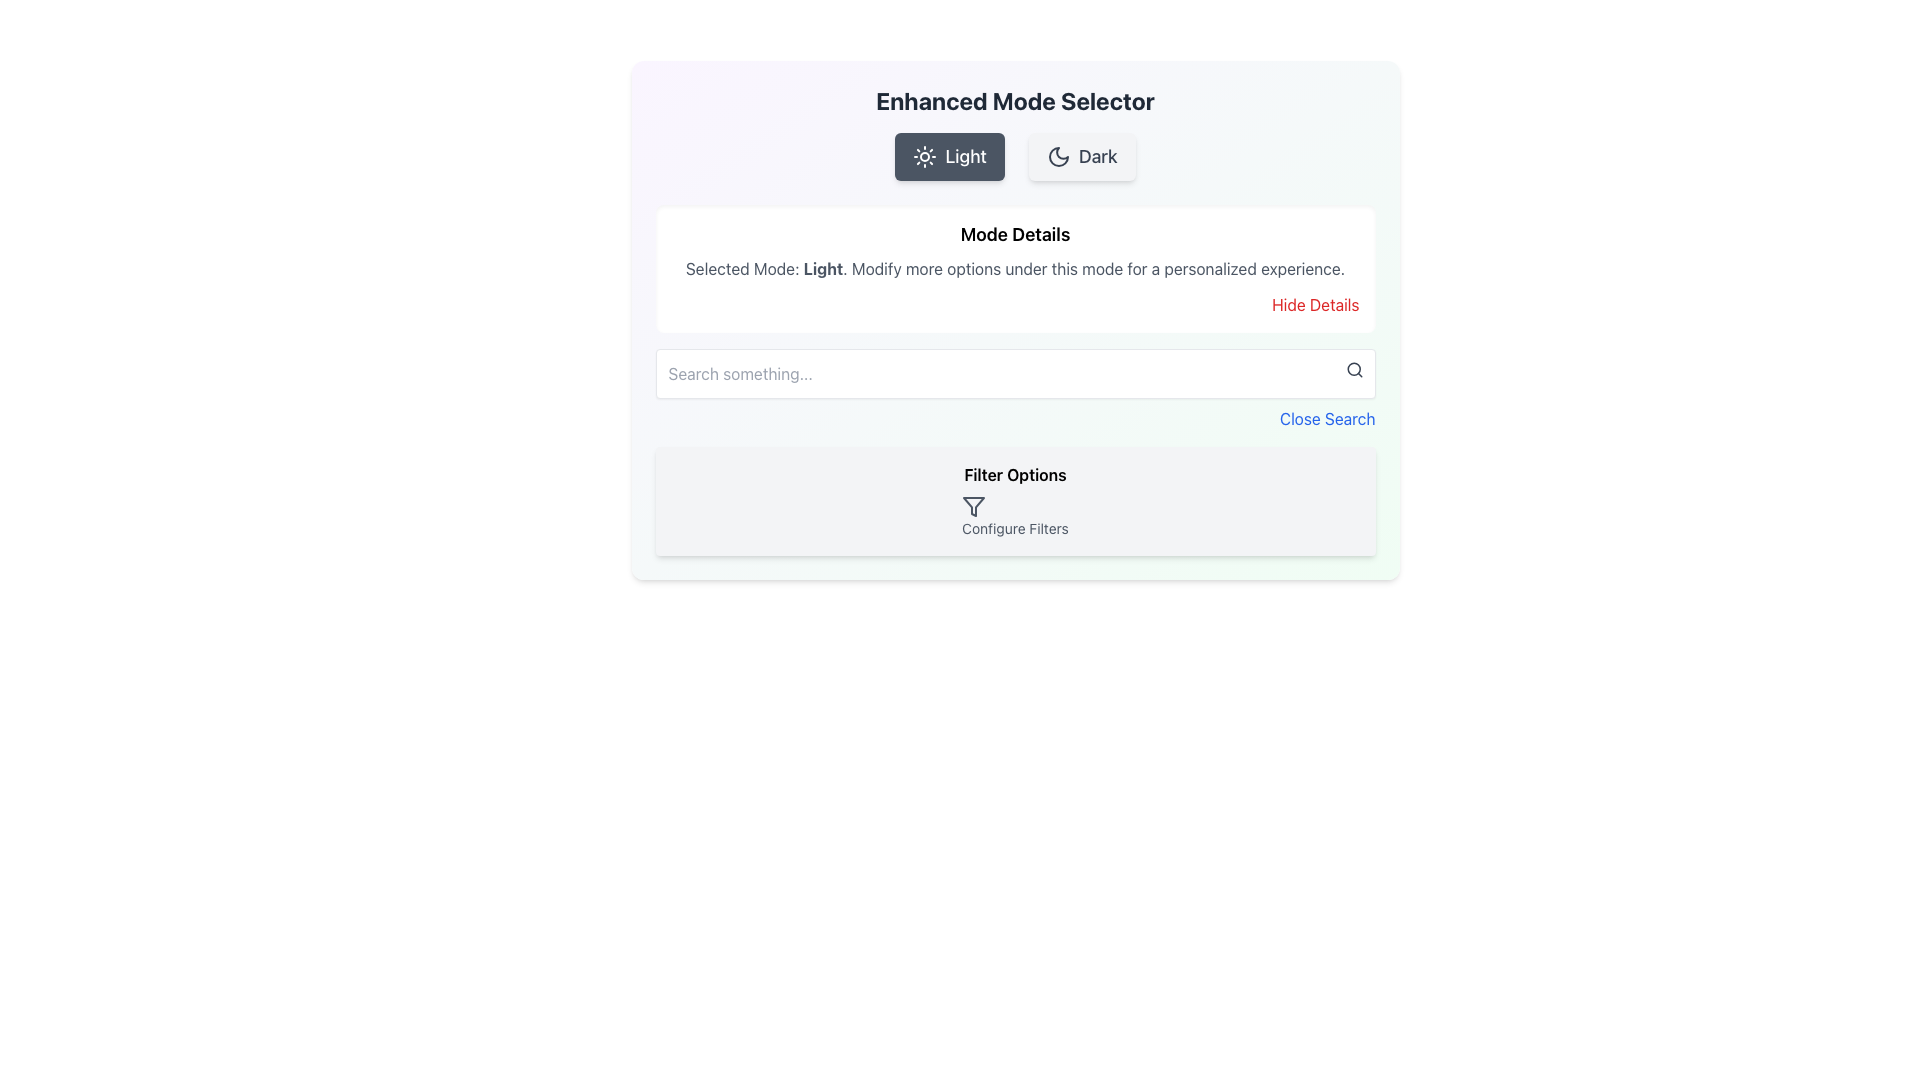 The image size is (1920, 1080). What do you see at coordinates (1015, 500) in the screenshot?
I see `the 'Configure Filters' link within the card-like section labeled 'Filter Options'` at bounding box center [1015, 500].